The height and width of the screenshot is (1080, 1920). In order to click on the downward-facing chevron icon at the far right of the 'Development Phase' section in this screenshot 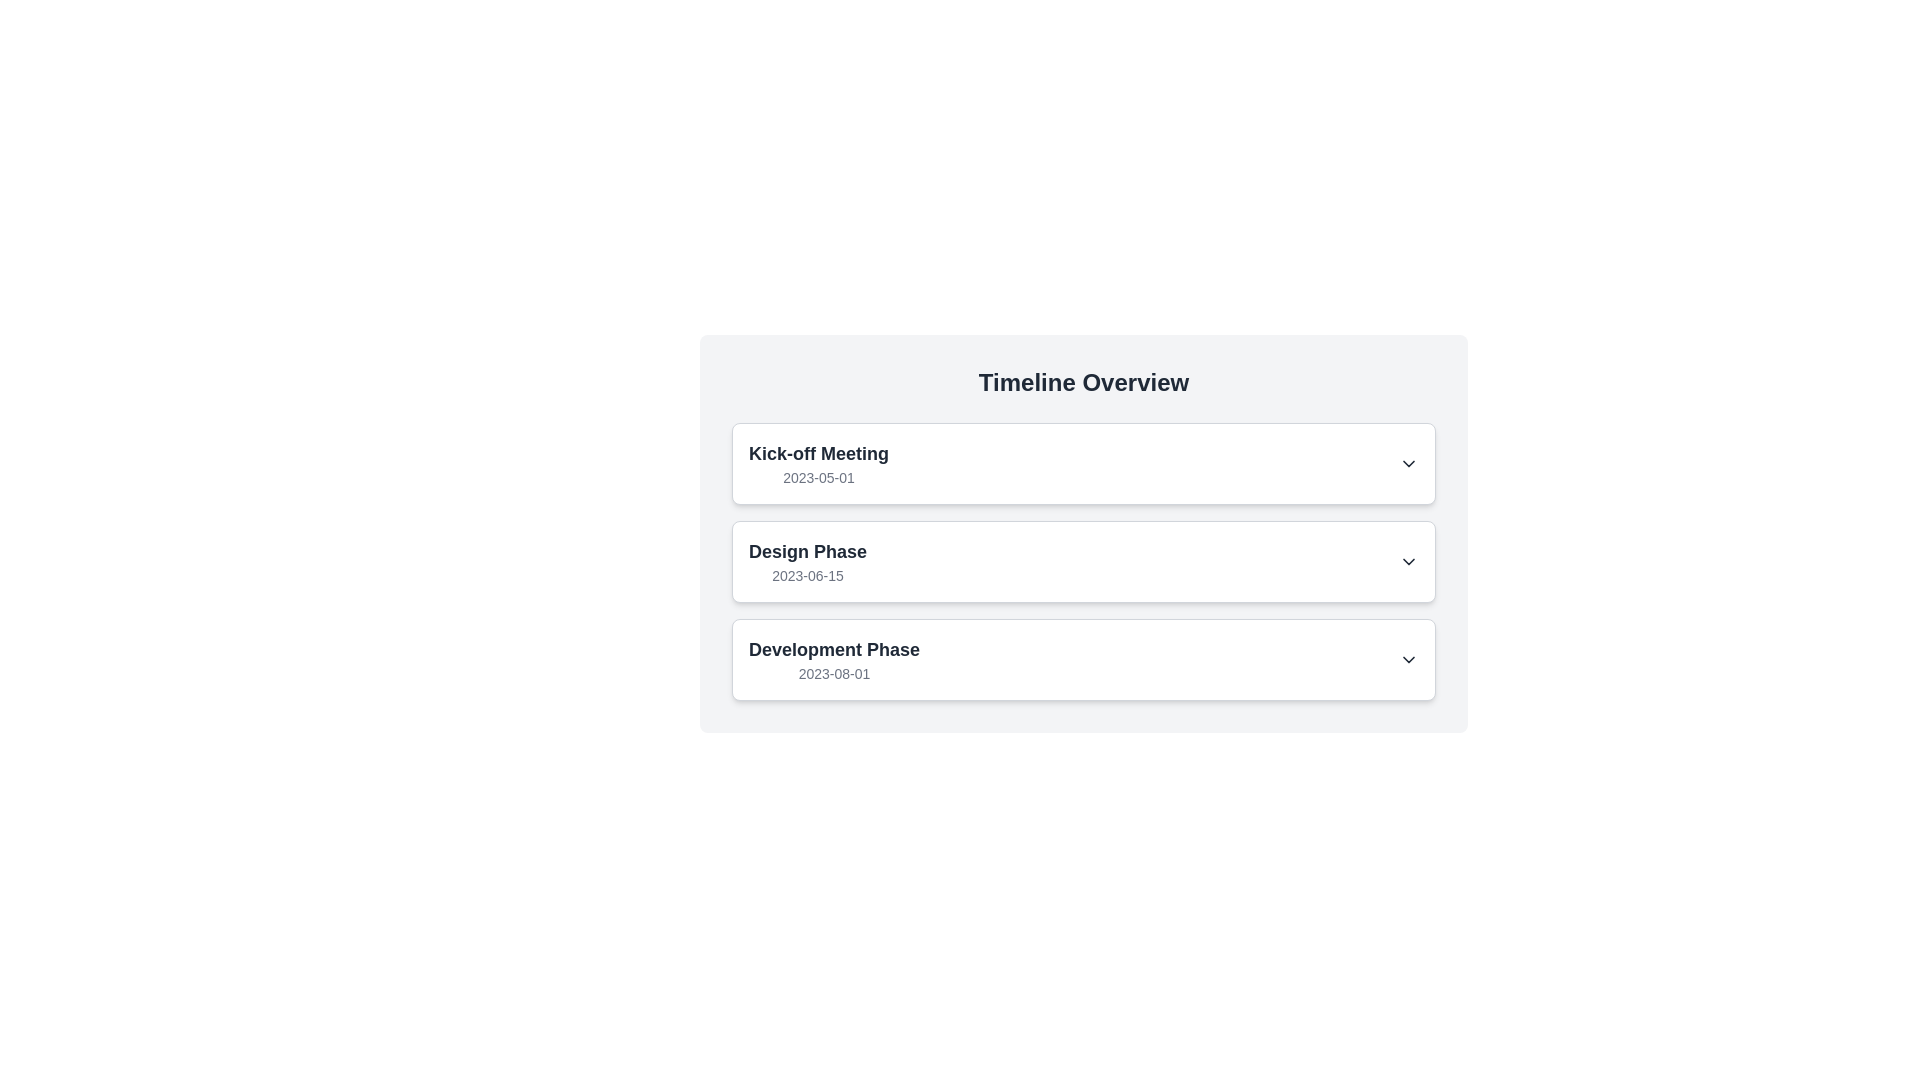, I will do `click(1408, 659)`.